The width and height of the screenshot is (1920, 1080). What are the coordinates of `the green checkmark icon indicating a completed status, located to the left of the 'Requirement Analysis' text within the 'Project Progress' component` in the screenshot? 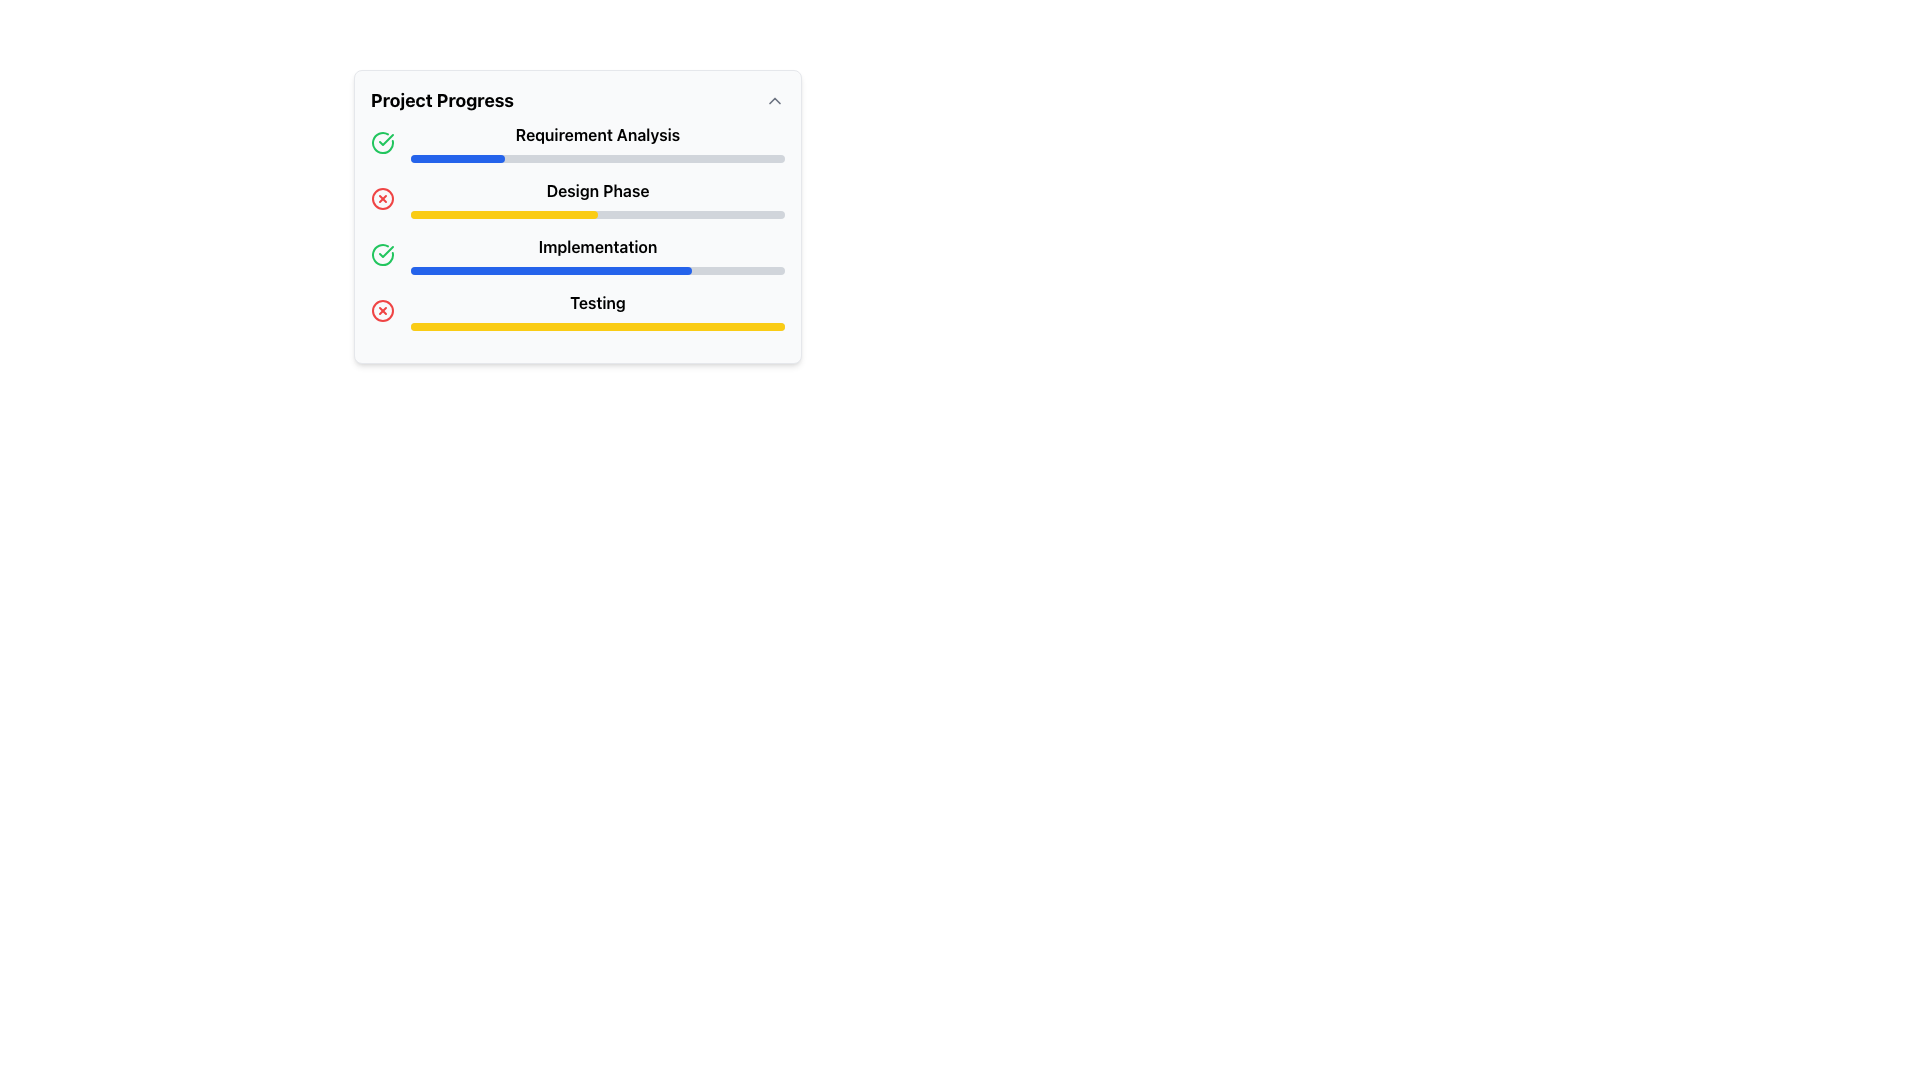 It's located at (386, 250).